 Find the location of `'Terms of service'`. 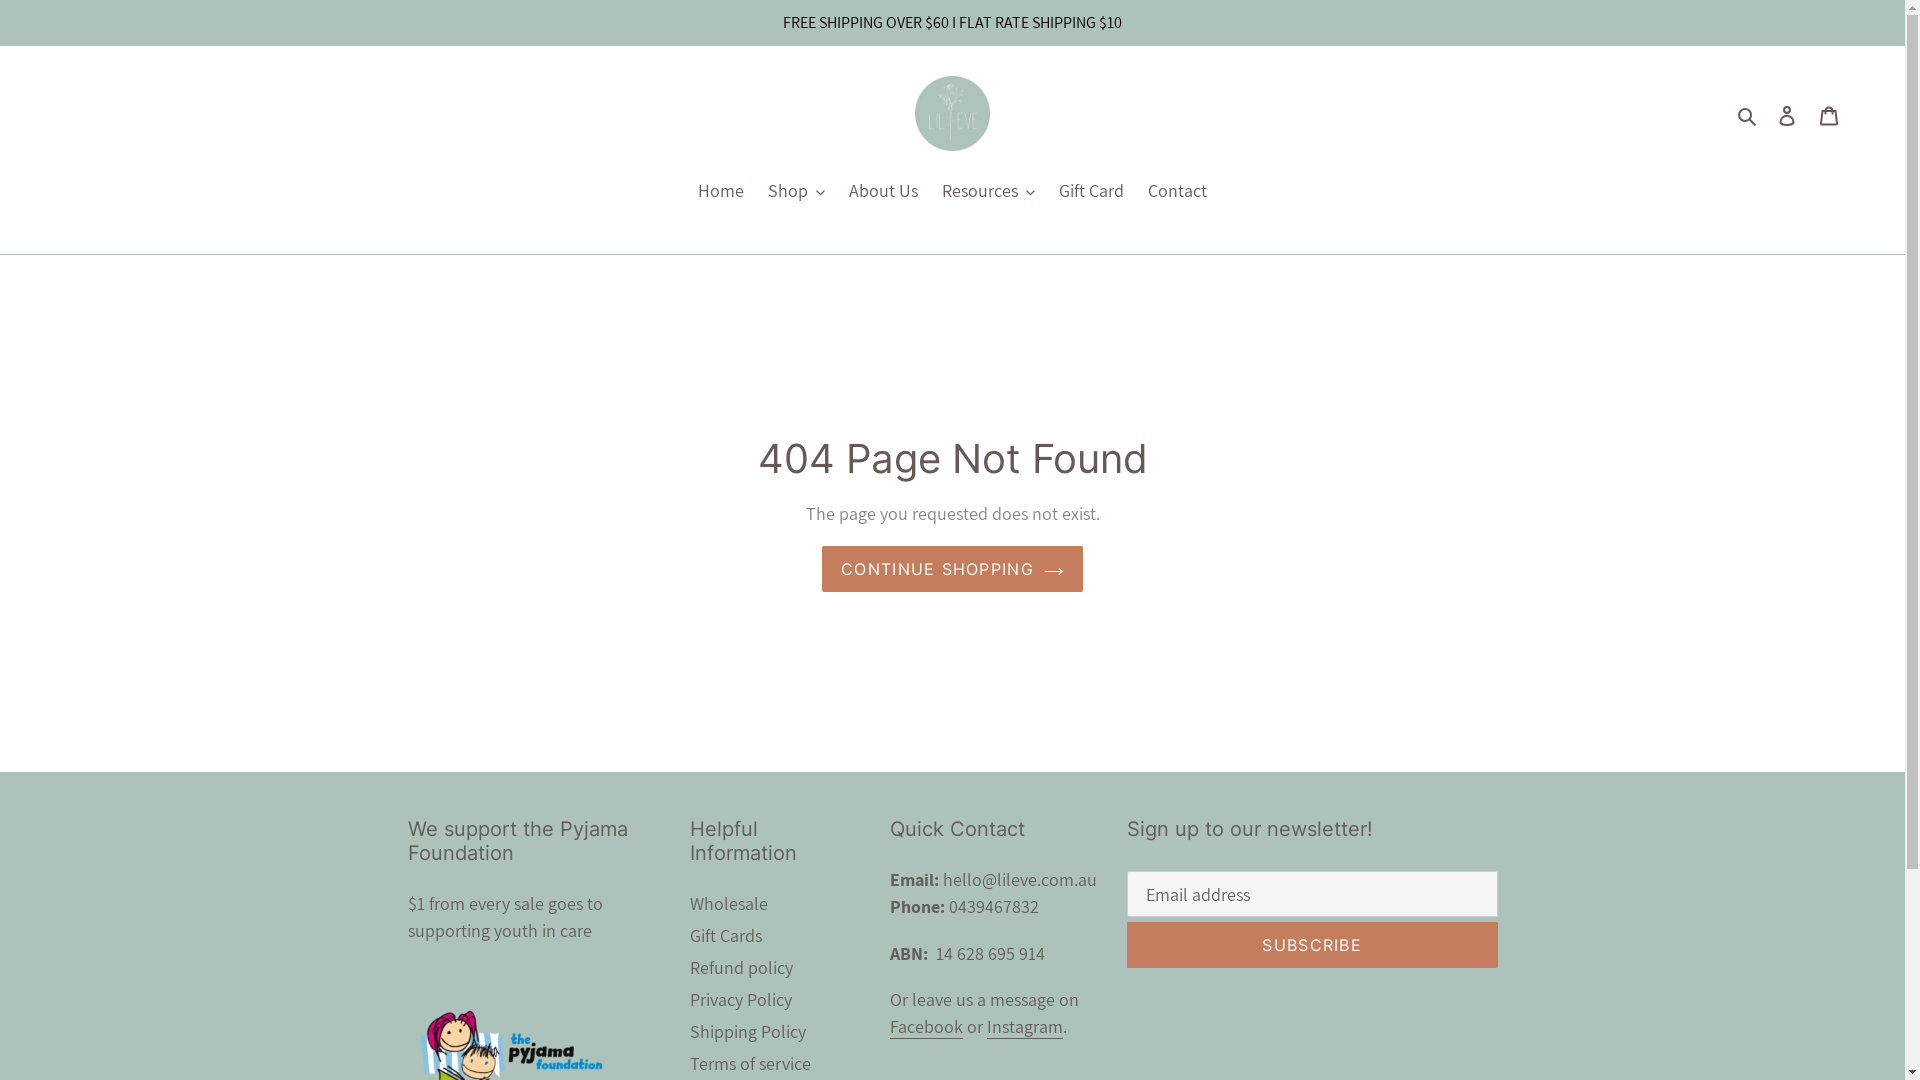

'Terms of service' is located at coordinates (749, 1062).